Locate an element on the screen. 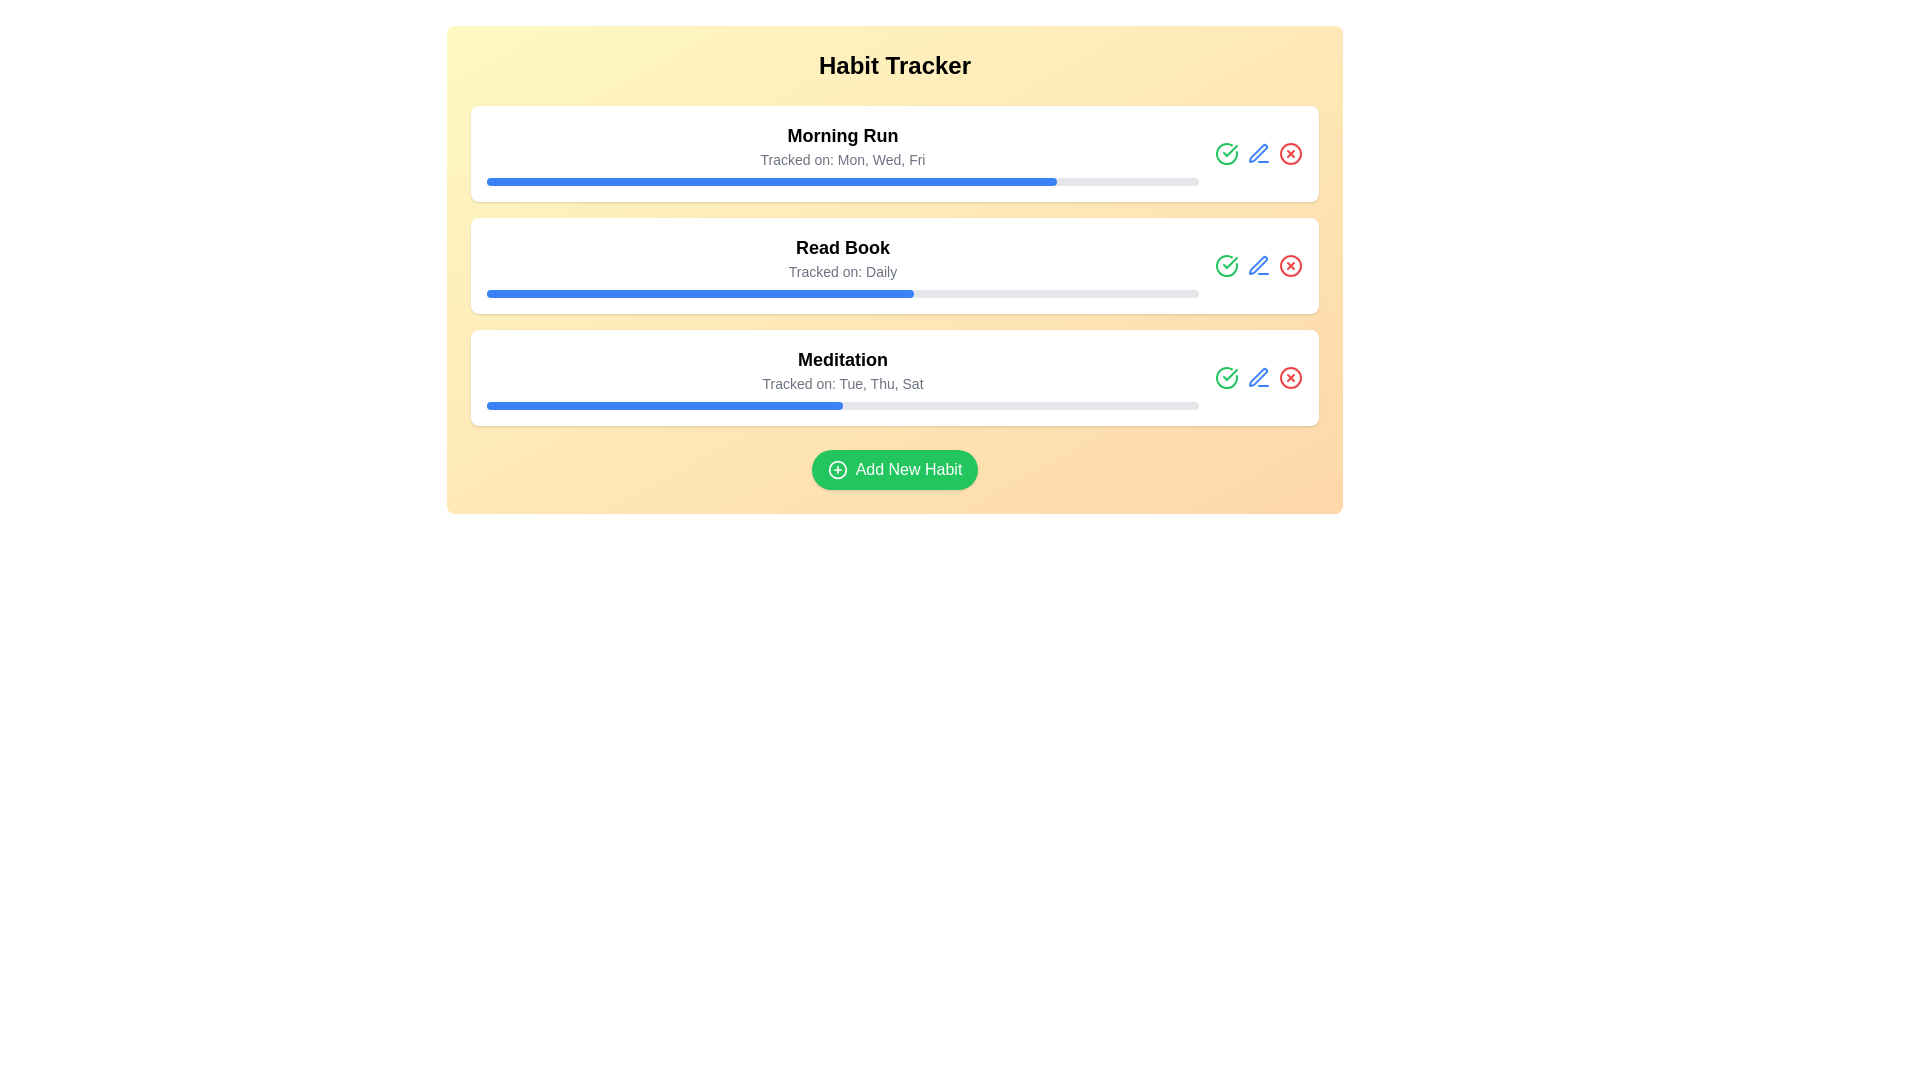 The width and height of the screenshot is (1920, 1080). the button that marks the 'Morning Run' habit as completed is located at coordinates (1226, 265).